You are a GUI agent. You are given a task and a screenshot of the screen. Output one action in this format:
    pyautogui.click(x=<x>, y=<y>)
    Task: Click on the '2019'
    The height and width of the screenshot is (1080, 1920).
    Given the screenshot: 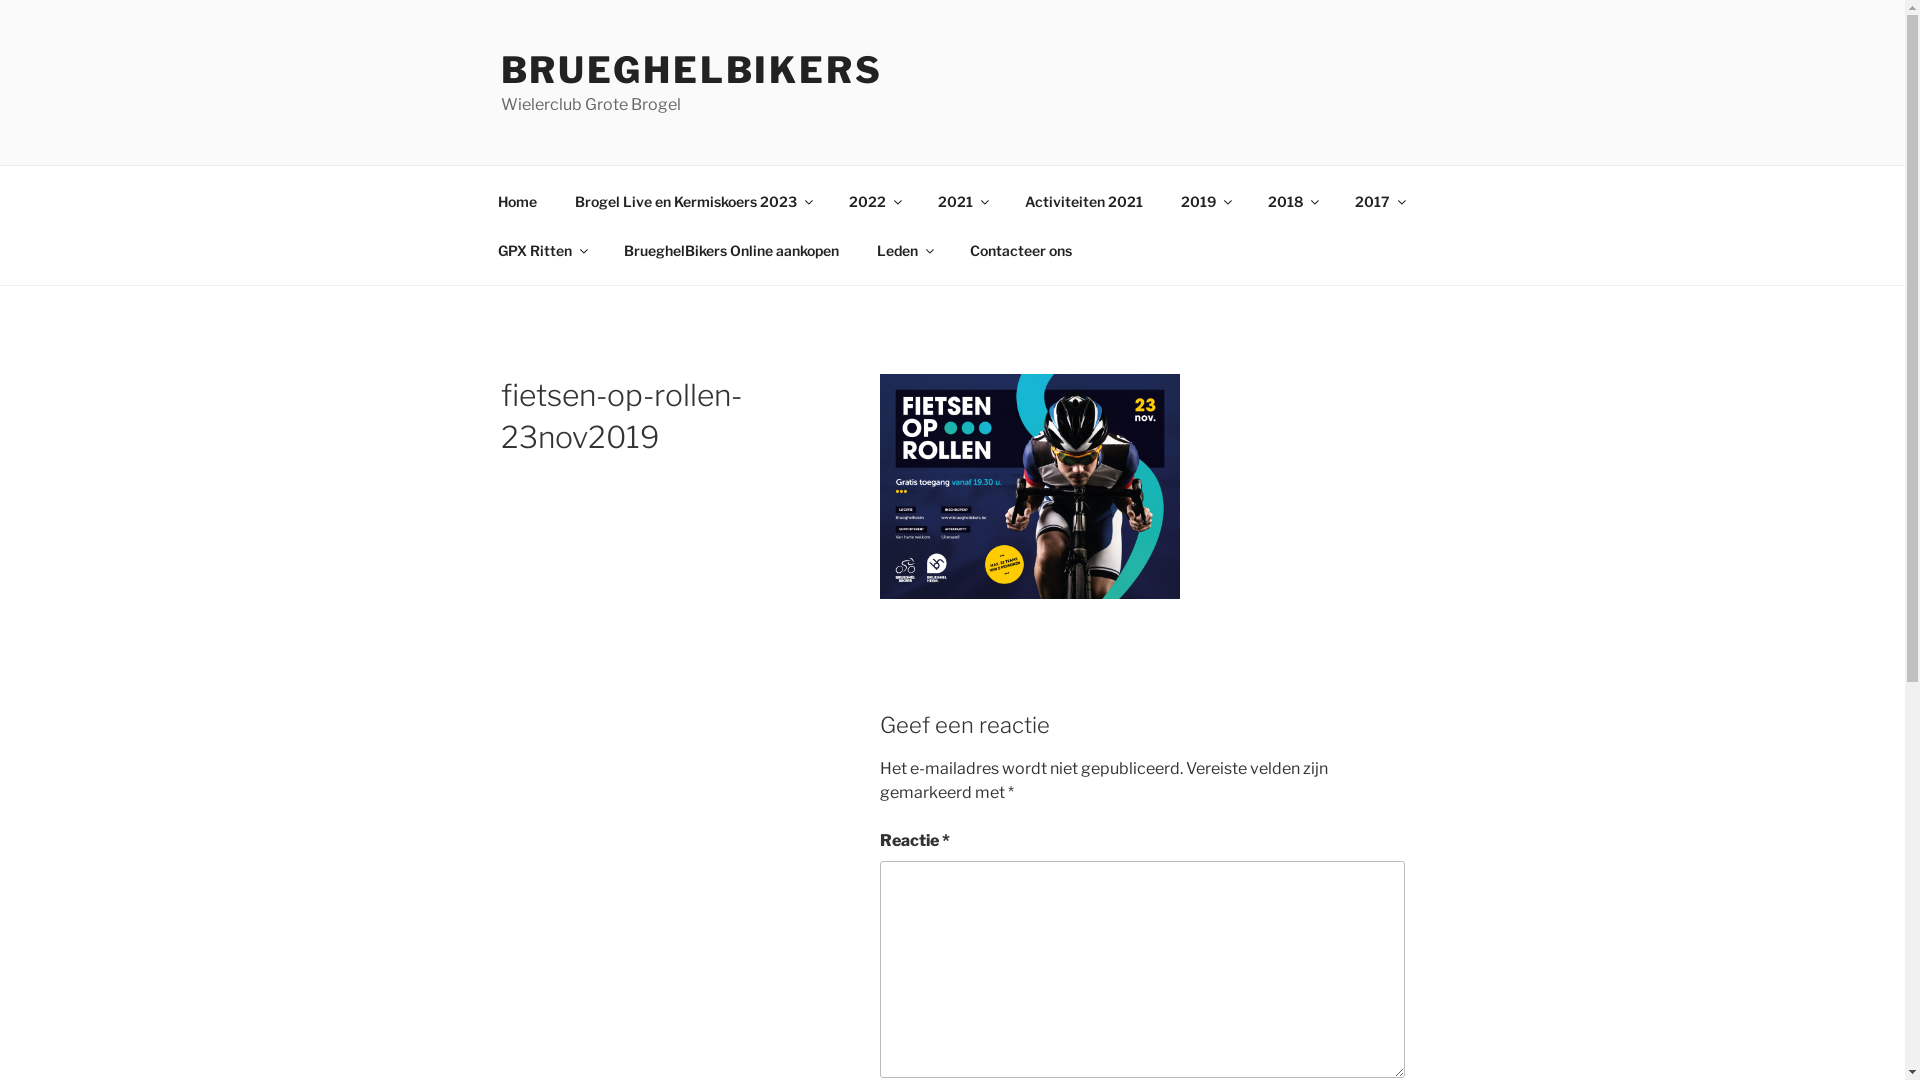 What is the action you would take?
    pyautogui.click(x=1204, y=200)
    